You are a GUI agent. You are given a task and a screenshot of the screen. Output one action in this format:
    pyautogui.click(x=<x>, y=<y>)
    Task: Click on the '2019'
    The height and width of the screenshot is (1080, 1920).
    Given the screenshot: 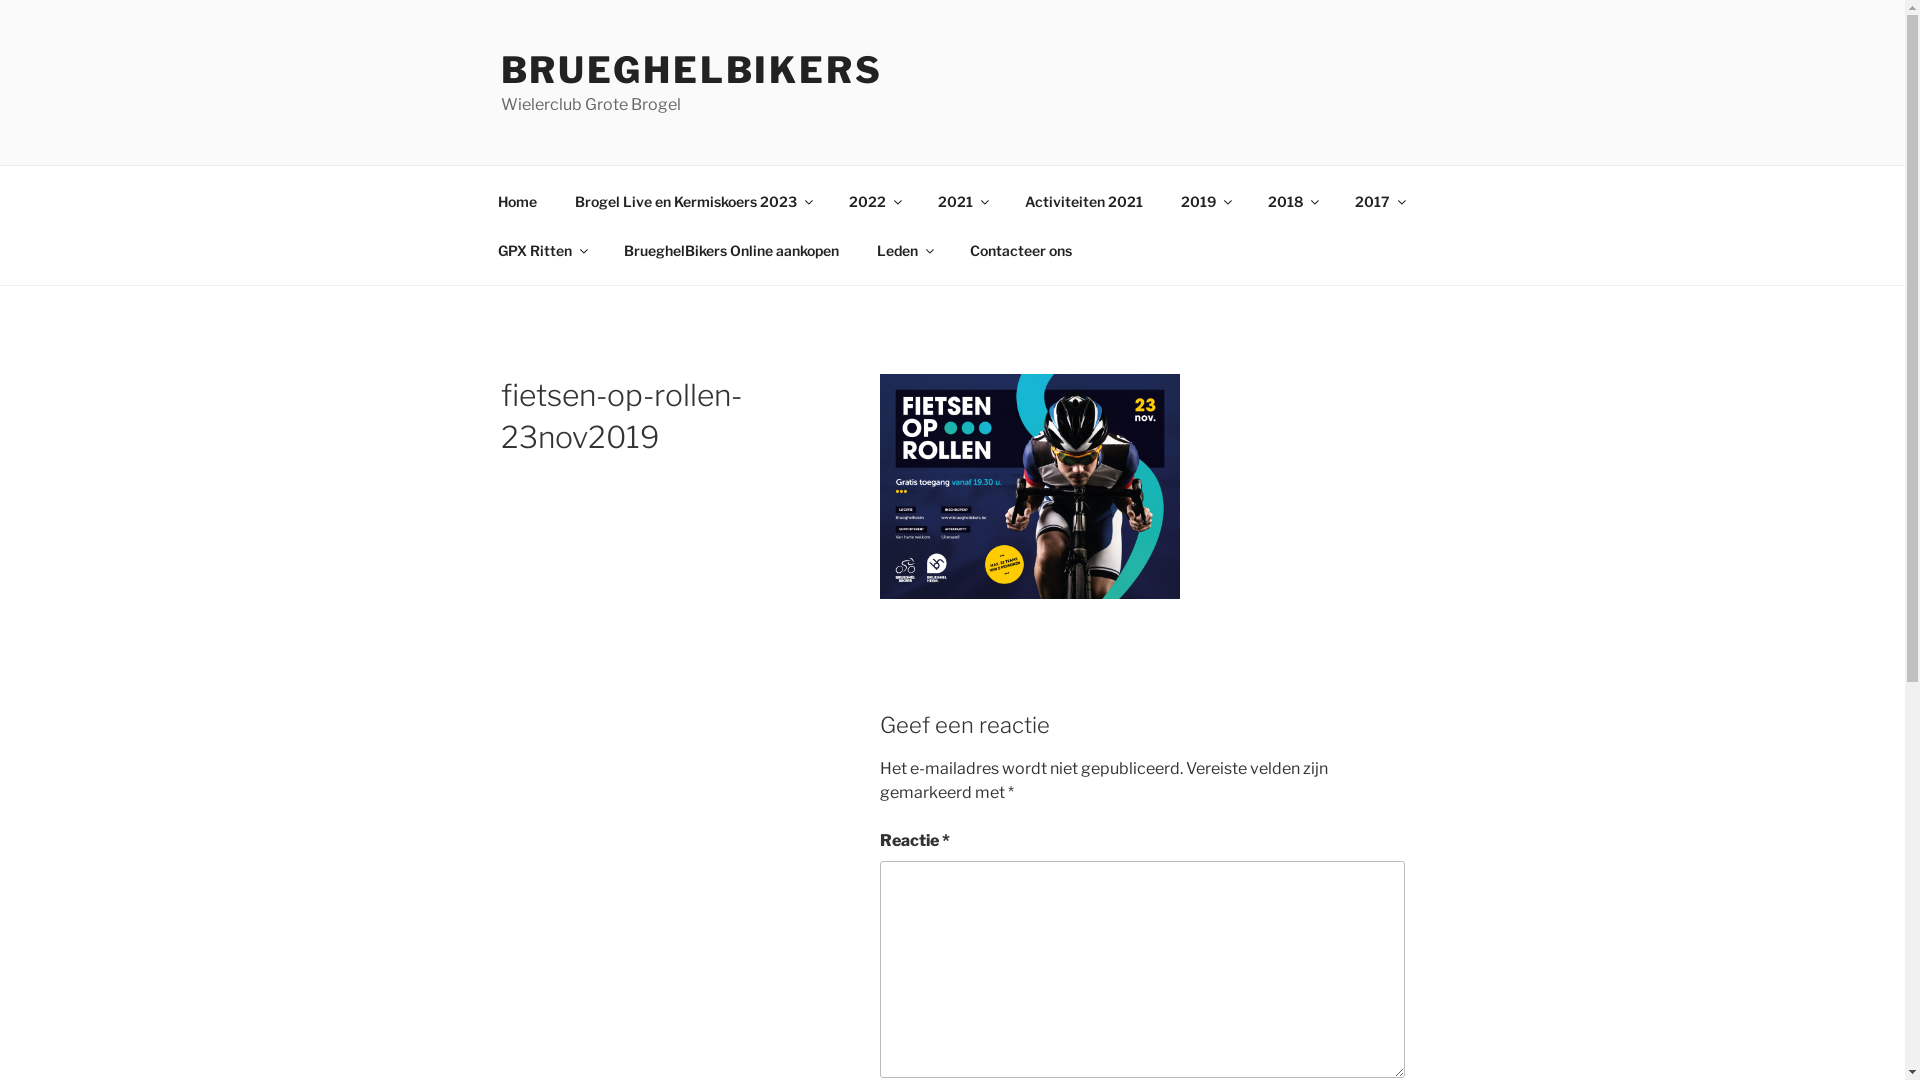 What is the action you would take?
    pyautogui.click(x=1204, y=200)
    